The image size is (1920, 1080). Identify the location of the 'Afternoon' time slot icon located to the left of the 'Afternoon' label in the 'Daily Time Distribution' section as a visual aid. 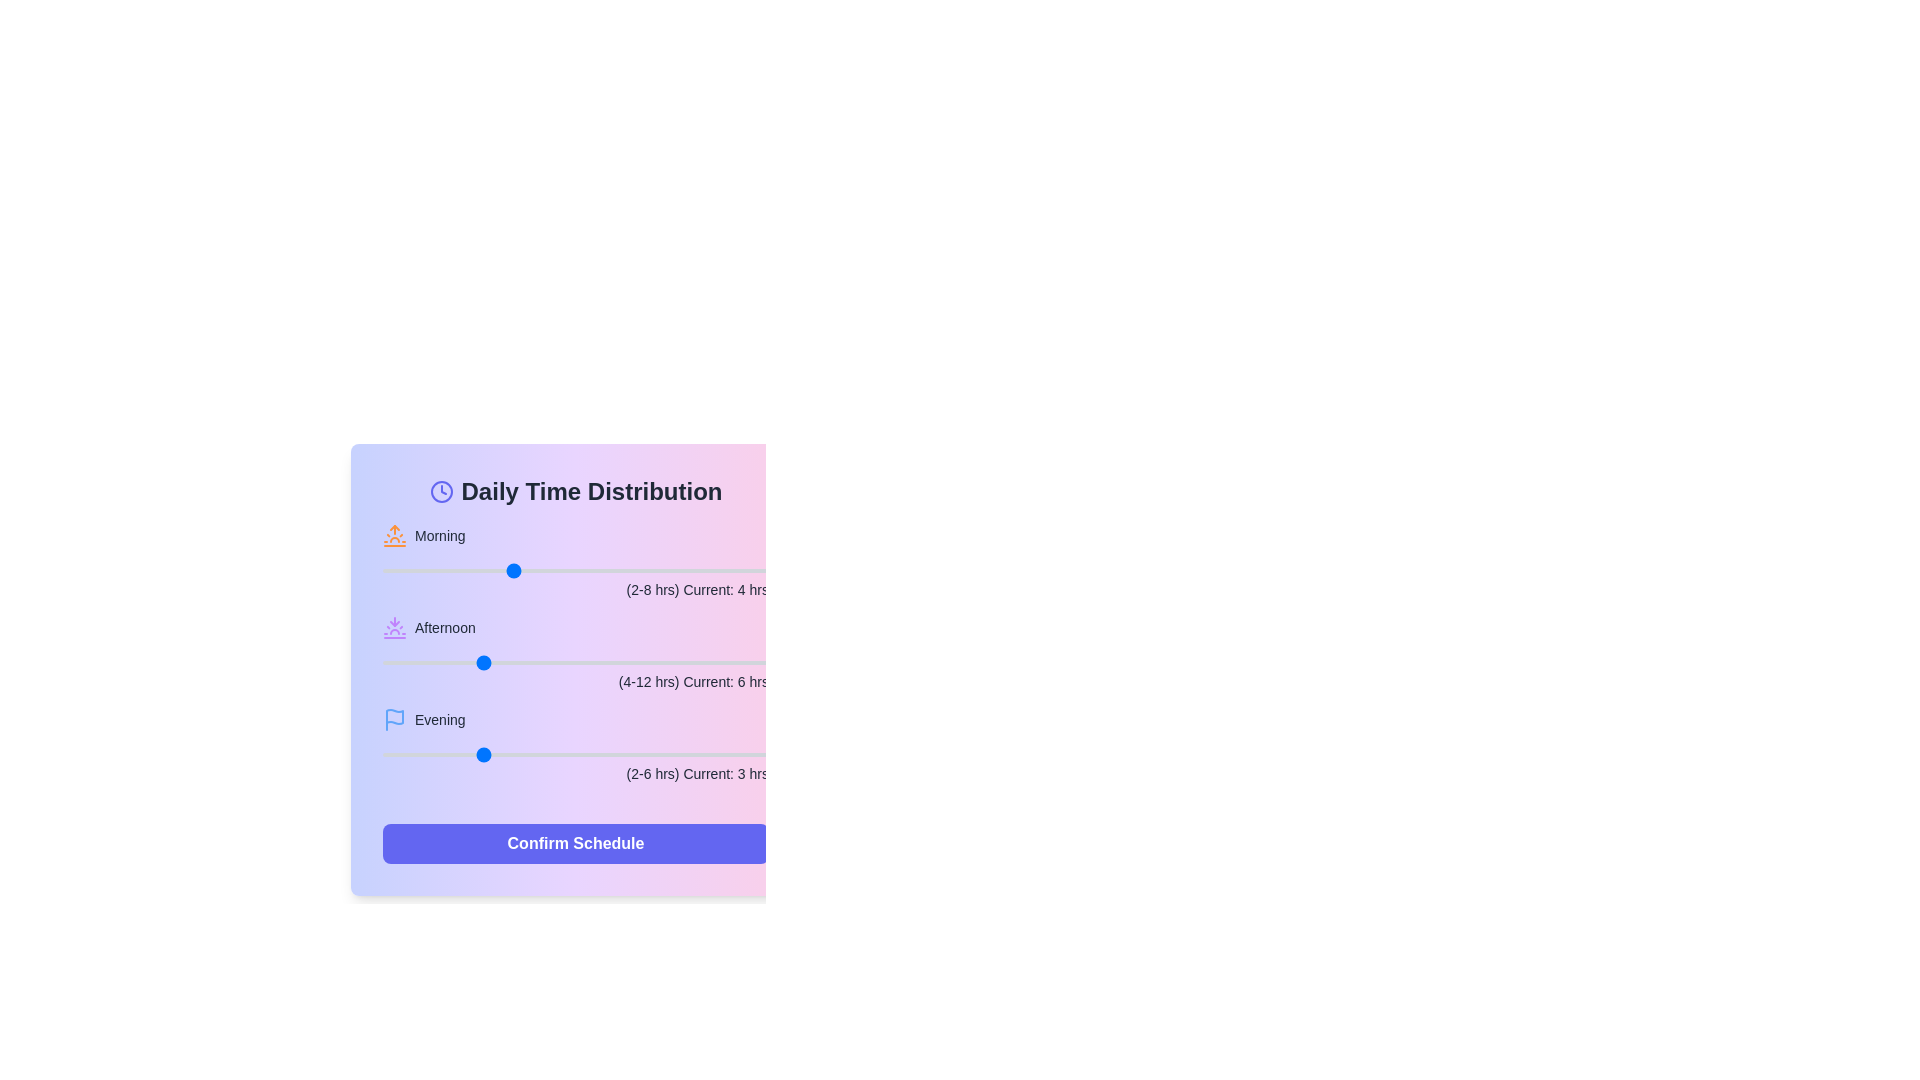
(394, 627).